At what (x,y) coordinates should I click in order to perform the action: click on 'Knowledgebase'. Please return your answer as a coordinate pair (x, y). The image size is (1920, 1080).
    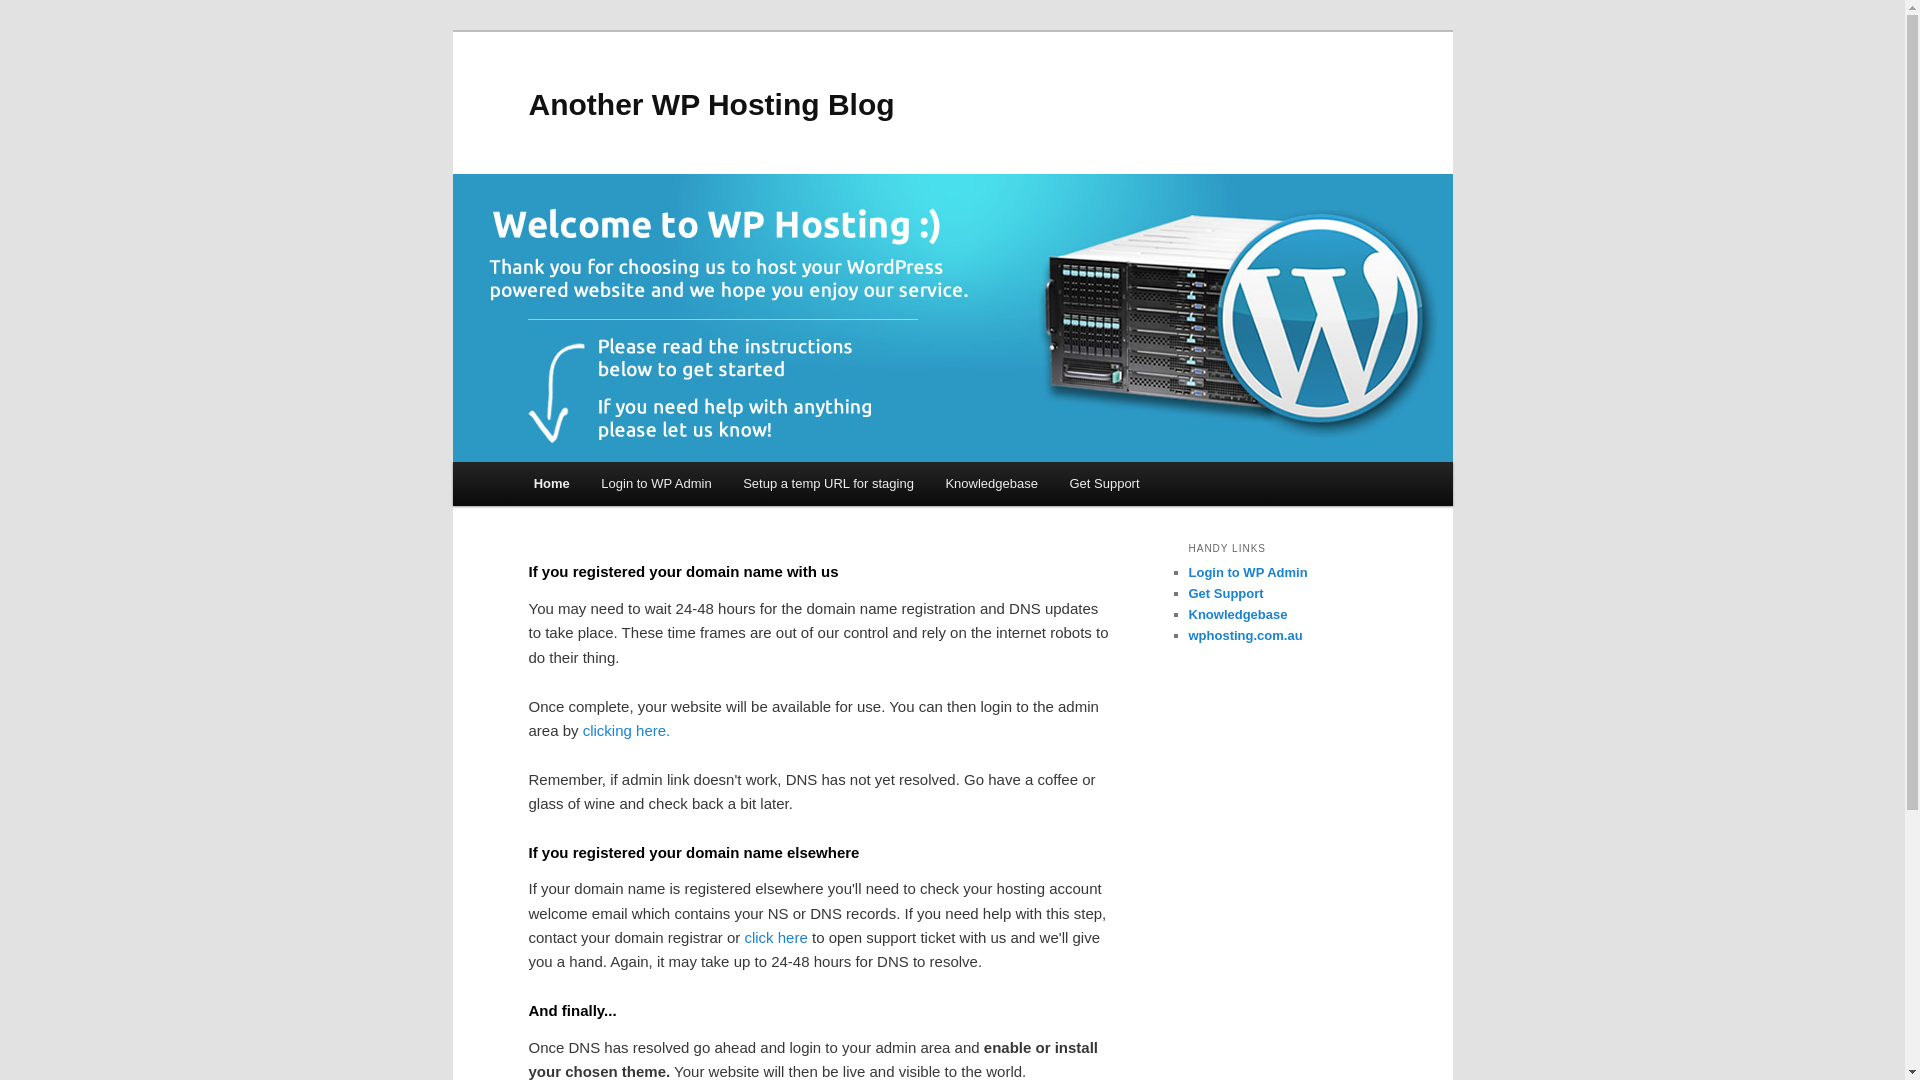
    Looking at the image, I should click on (992, 483).